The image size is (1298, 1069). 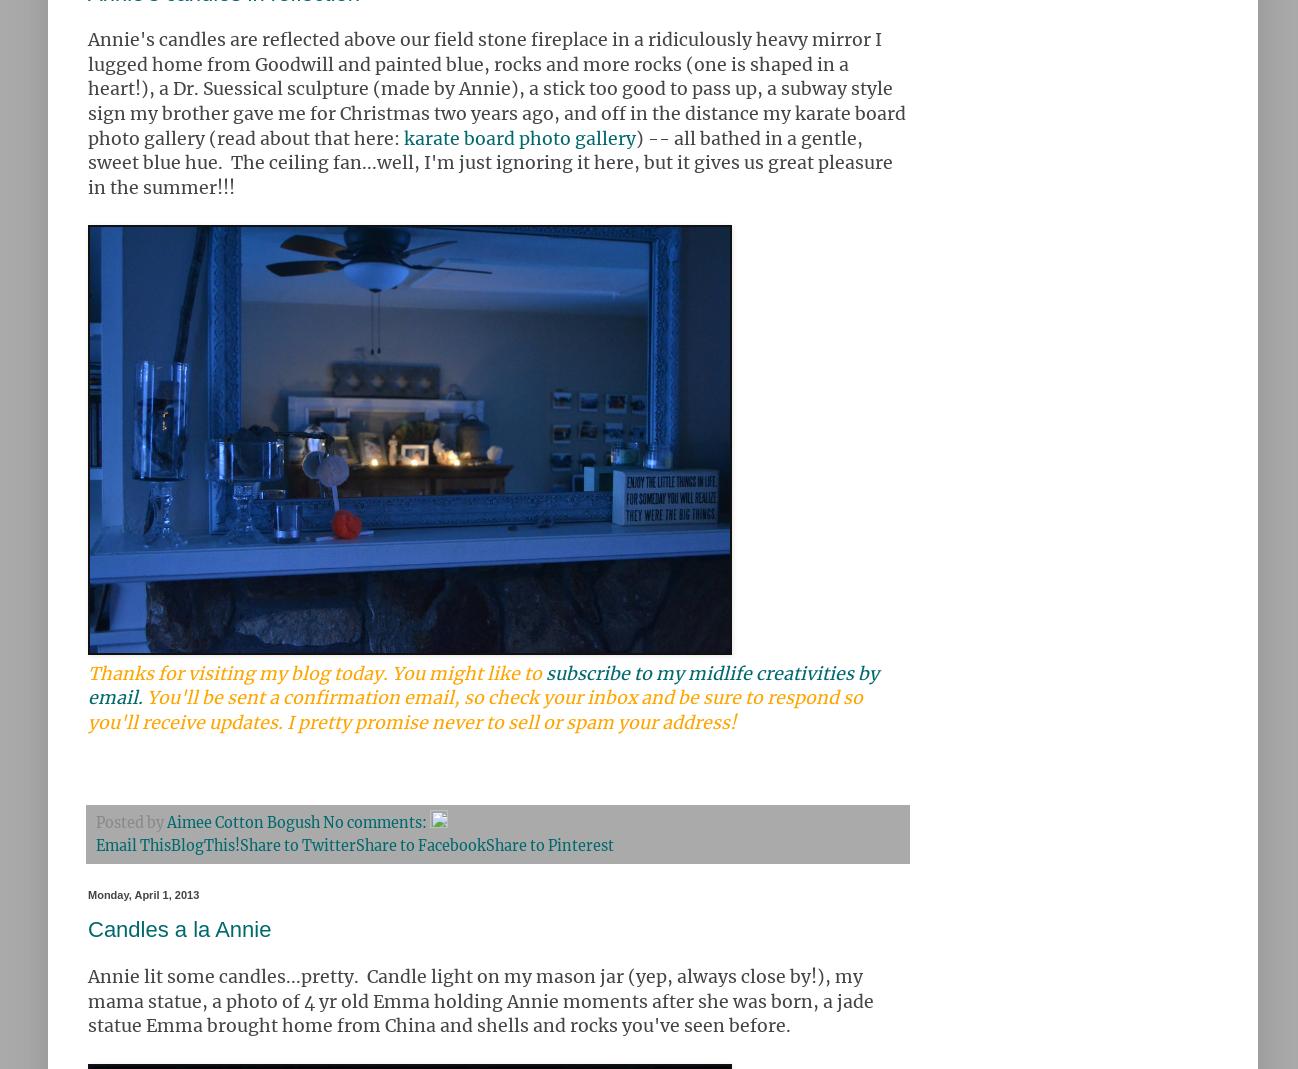 I want to click on 'You'll be sent a confirmation email, so check your inbox and be sure to respond so you'll receive updates.  I pretty promise never to sell or spam your address!', so click(x=475, y=709).